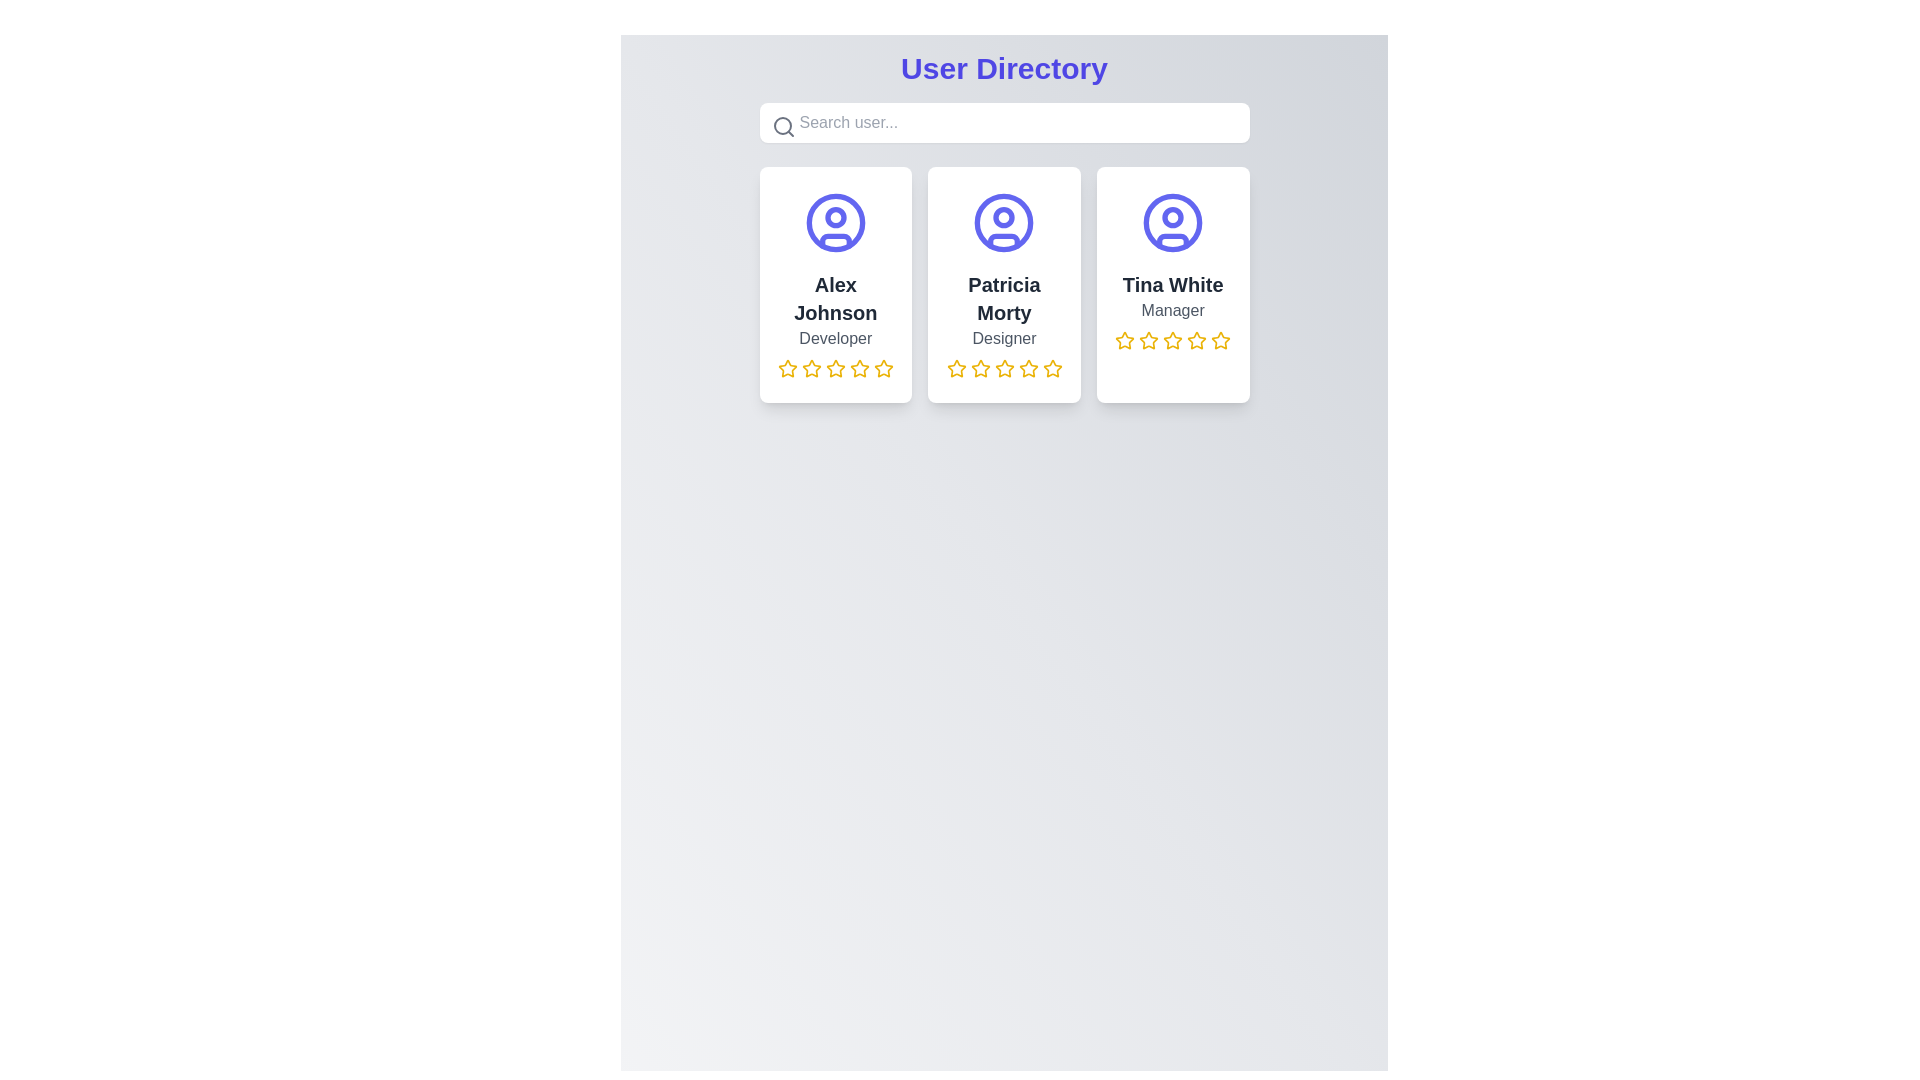 Image resolution: width=1920 pixels, height=1080 pixels. What do you see at coordinates (1051, 368) in the screenshot?
I see `the fifth interactive graphic rating star icon with a yellow border and empty center, located below the user profile for 'Patricia Morty', to rate with 5 stars` at bounding box center [1051, 368].